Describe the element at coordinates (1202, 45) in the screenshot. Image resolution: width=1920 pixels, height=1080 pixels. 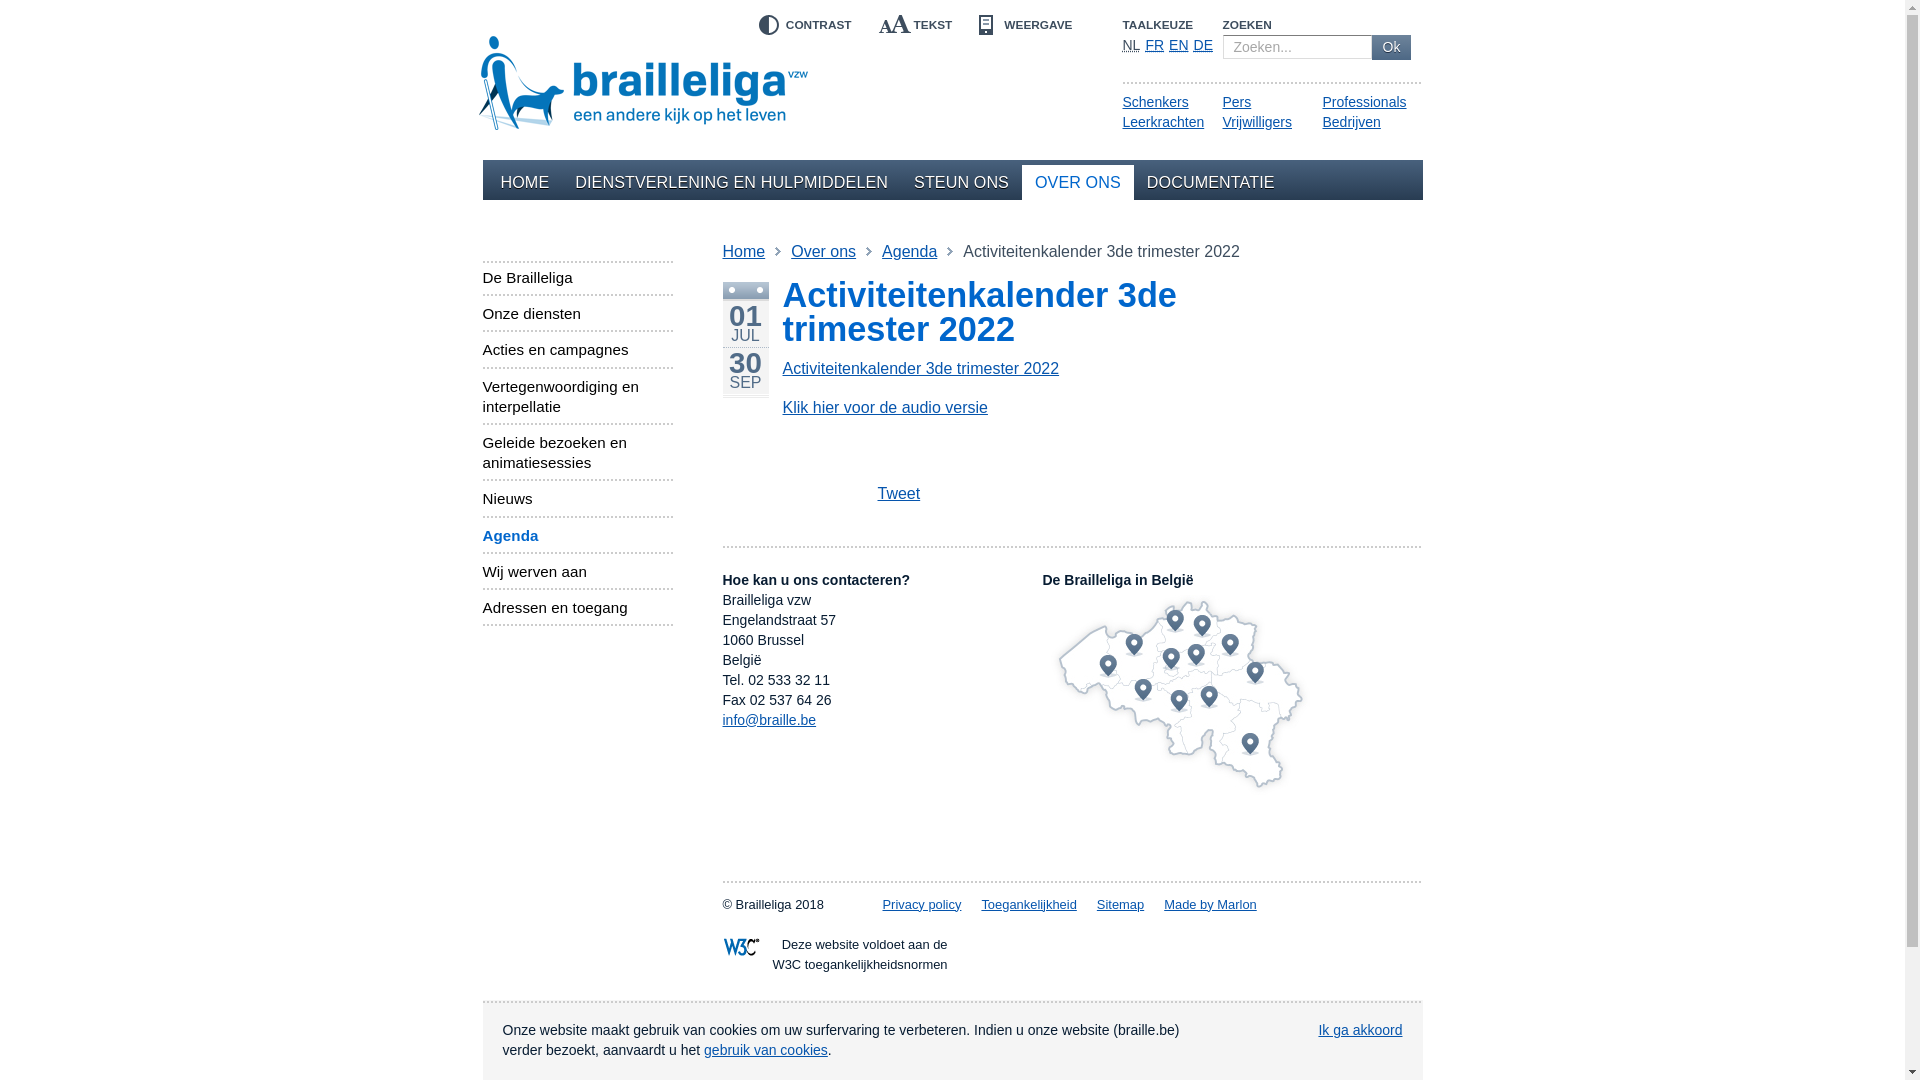
I see `'DE'` at that location.